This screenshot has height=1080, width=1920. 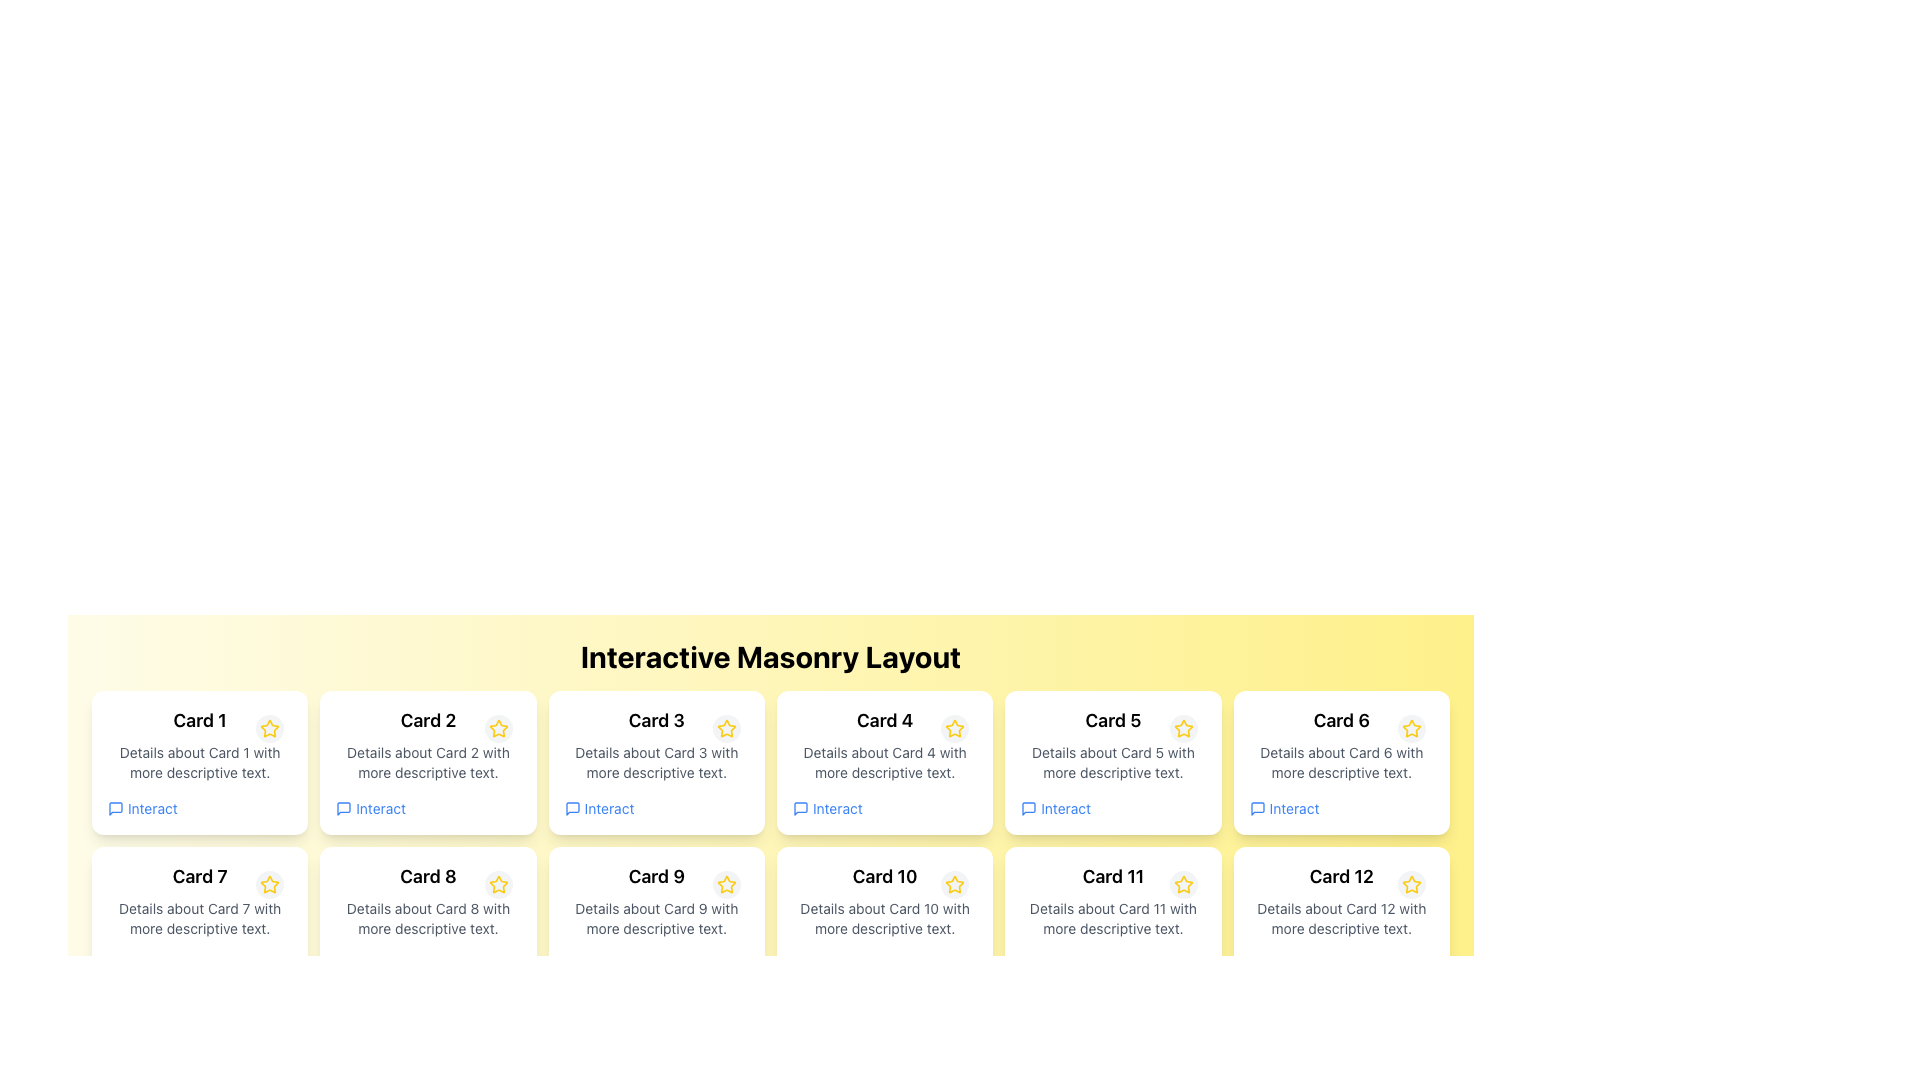 I want to click on the yellow star icon located at the top-right corner of 'Card 3', so click(x=725, y=729).